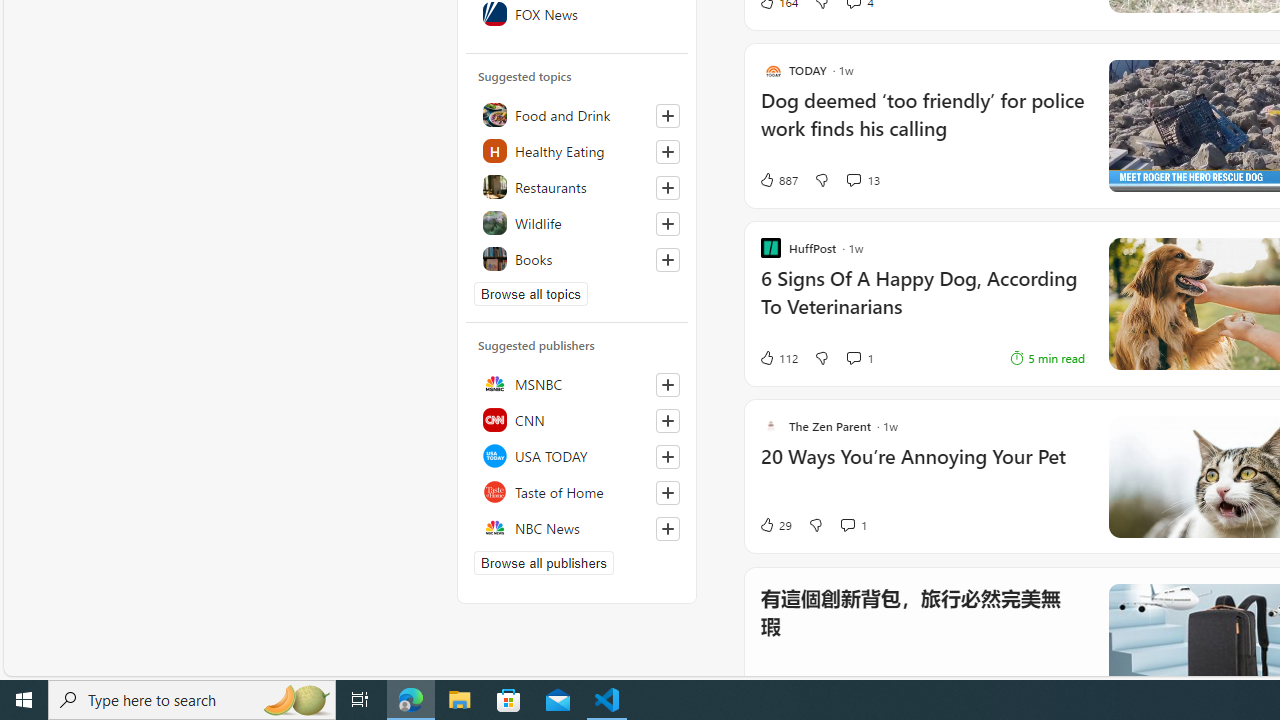 This screenshot has height=720, width=1280. I want to click on 'View comments 13 Comment', so click(853, 180).